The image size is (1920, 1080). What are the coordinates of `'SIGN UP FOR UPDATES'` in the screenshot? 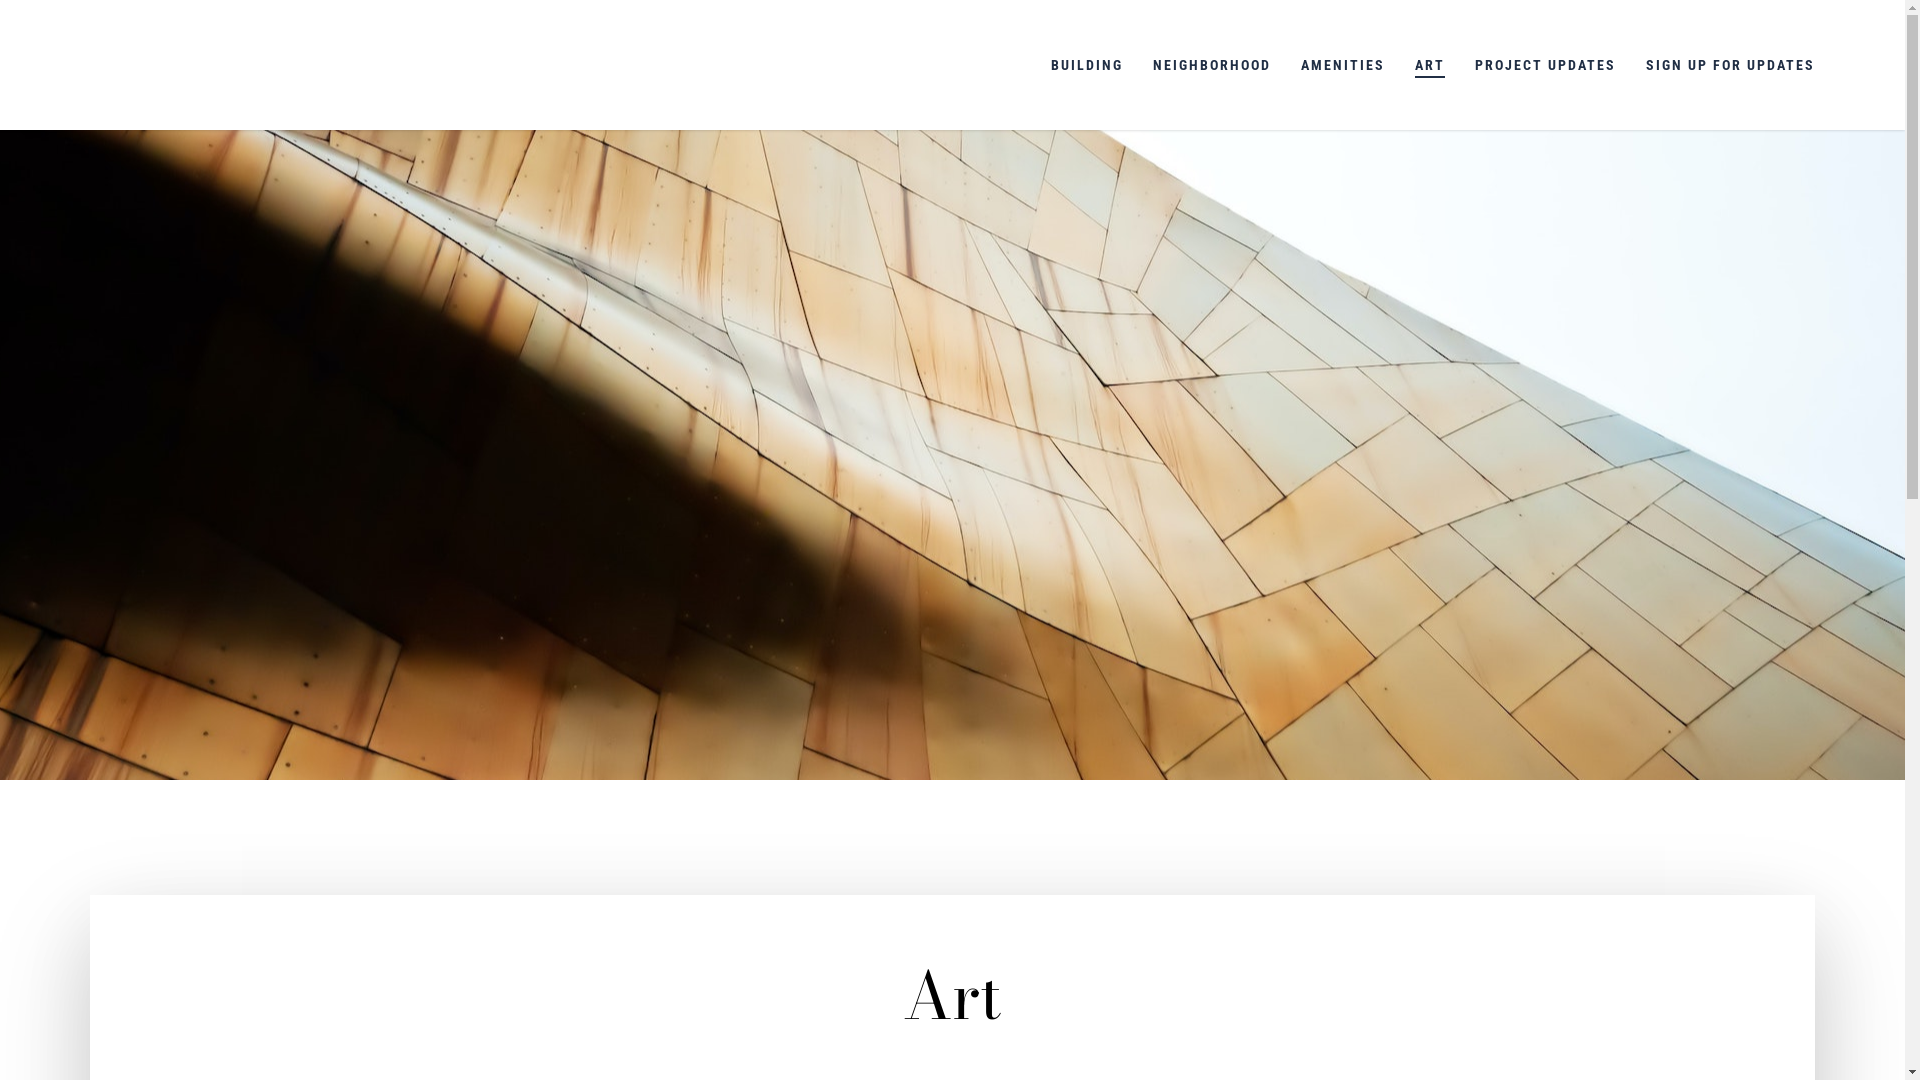 It's located at (1729, 64).